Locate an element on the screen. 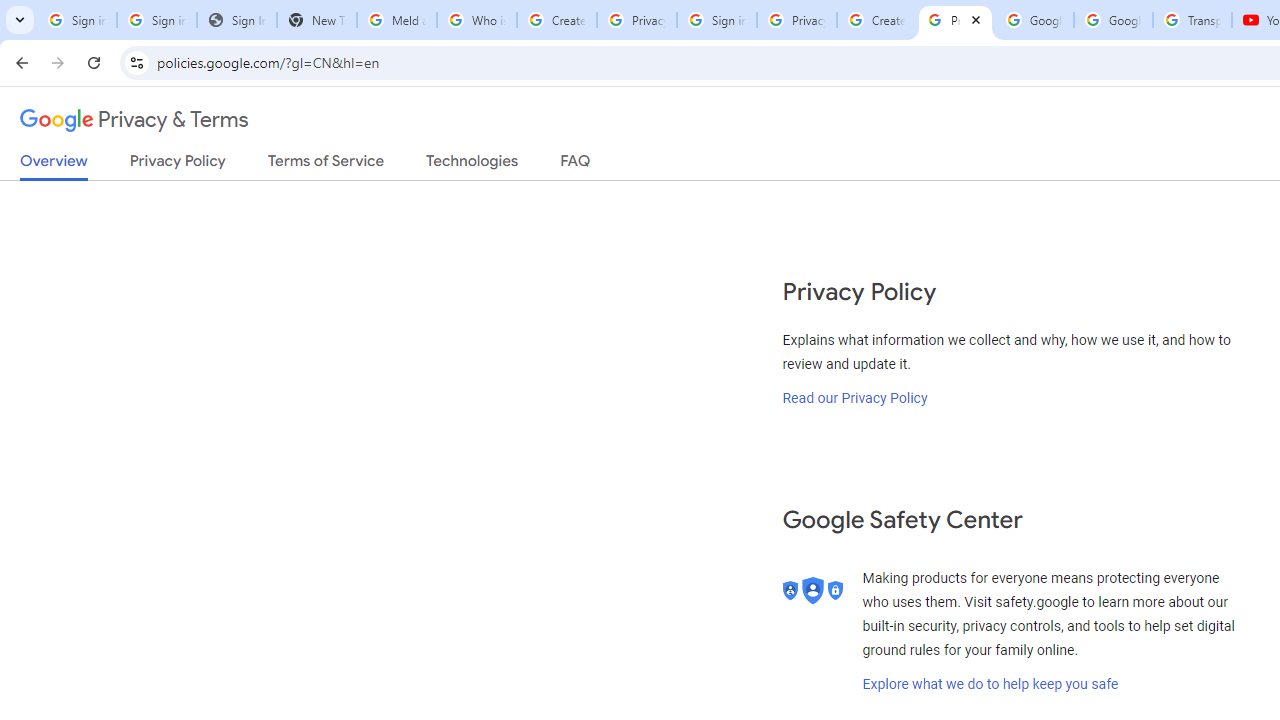 The height and width of the screenshot is (720, 1280). 'Google Account' is located at coordinates (1112, 20).